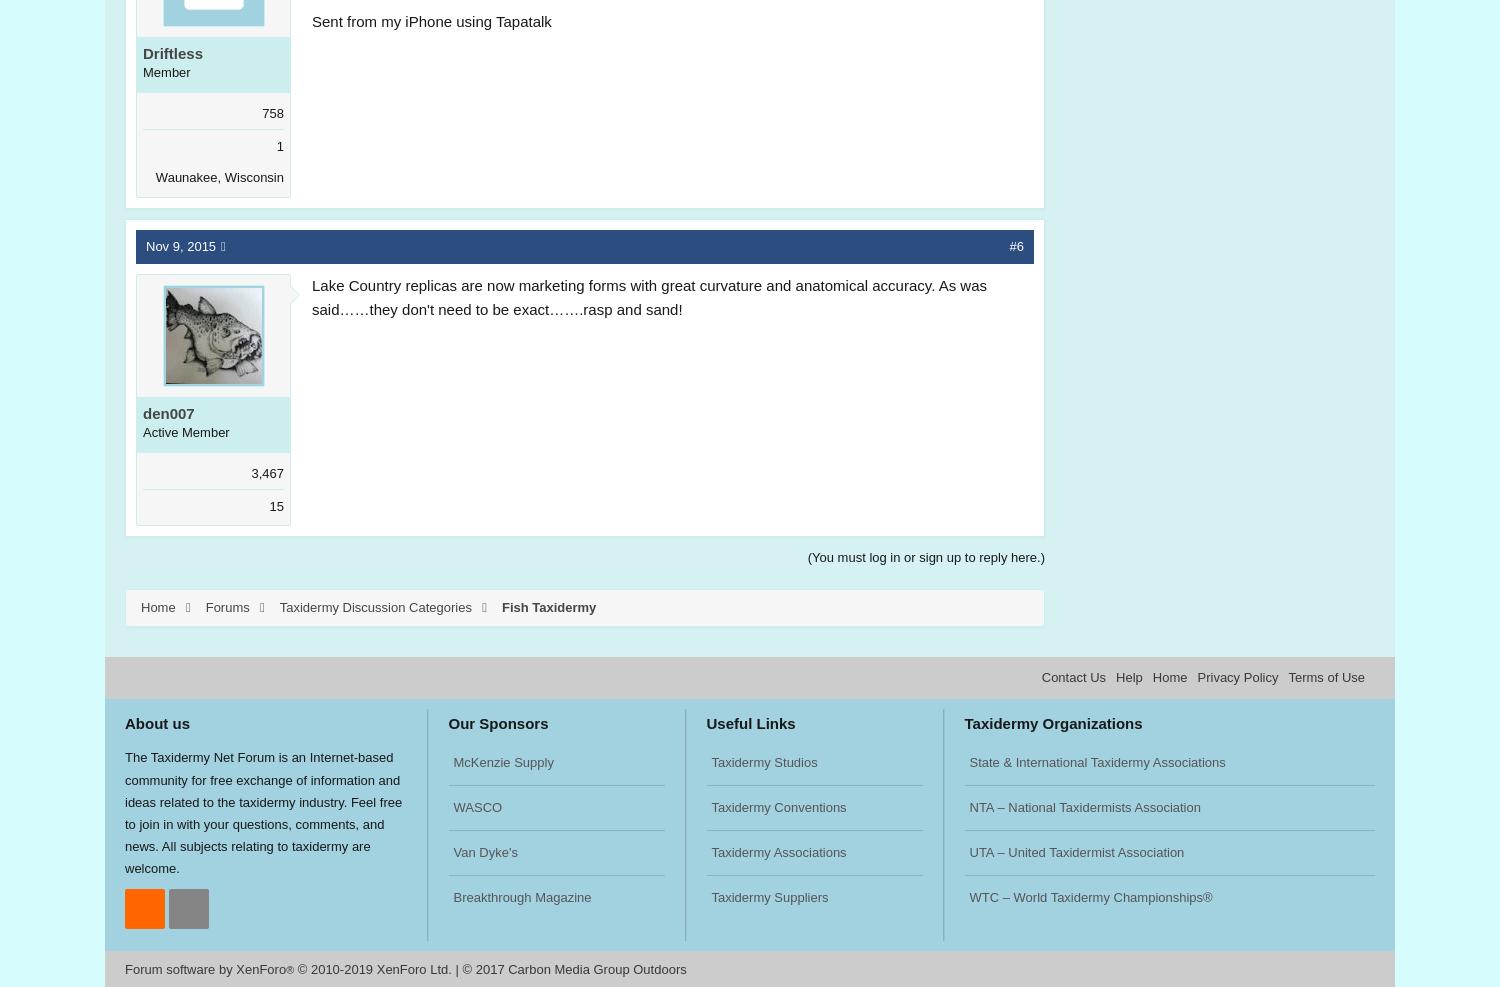 This screenshot has height=987, width=1500. Describe the element at coordinates (570, 968) in the screenshot. I see `'© 2017 Carbon Media Group Outdoors'` at that location.